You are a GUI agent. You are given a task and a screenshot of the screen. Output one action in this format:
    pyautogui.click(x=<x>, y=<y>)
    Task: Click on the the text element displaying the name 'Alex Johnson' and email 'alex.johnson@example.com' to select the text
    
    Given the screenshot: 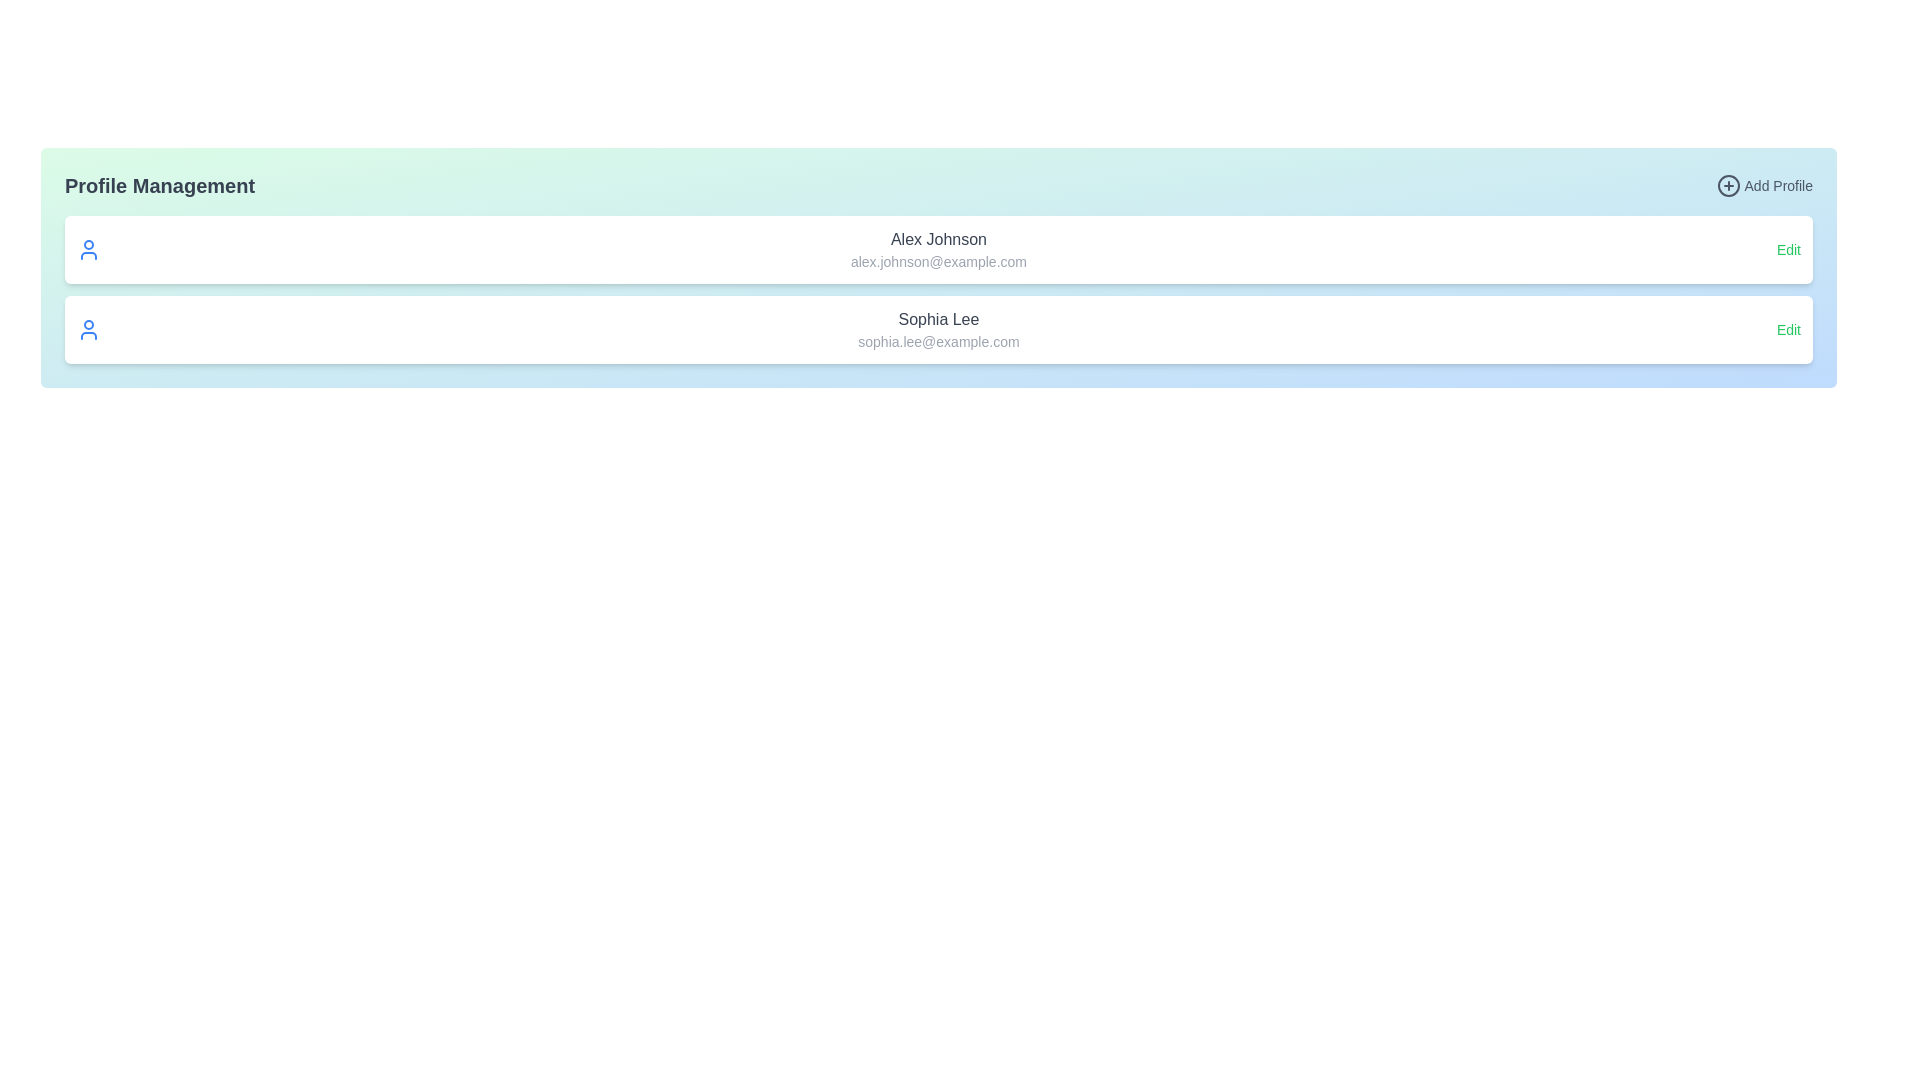 What is the action you would take?
    pyautogui.click(x=937, y=249)
    